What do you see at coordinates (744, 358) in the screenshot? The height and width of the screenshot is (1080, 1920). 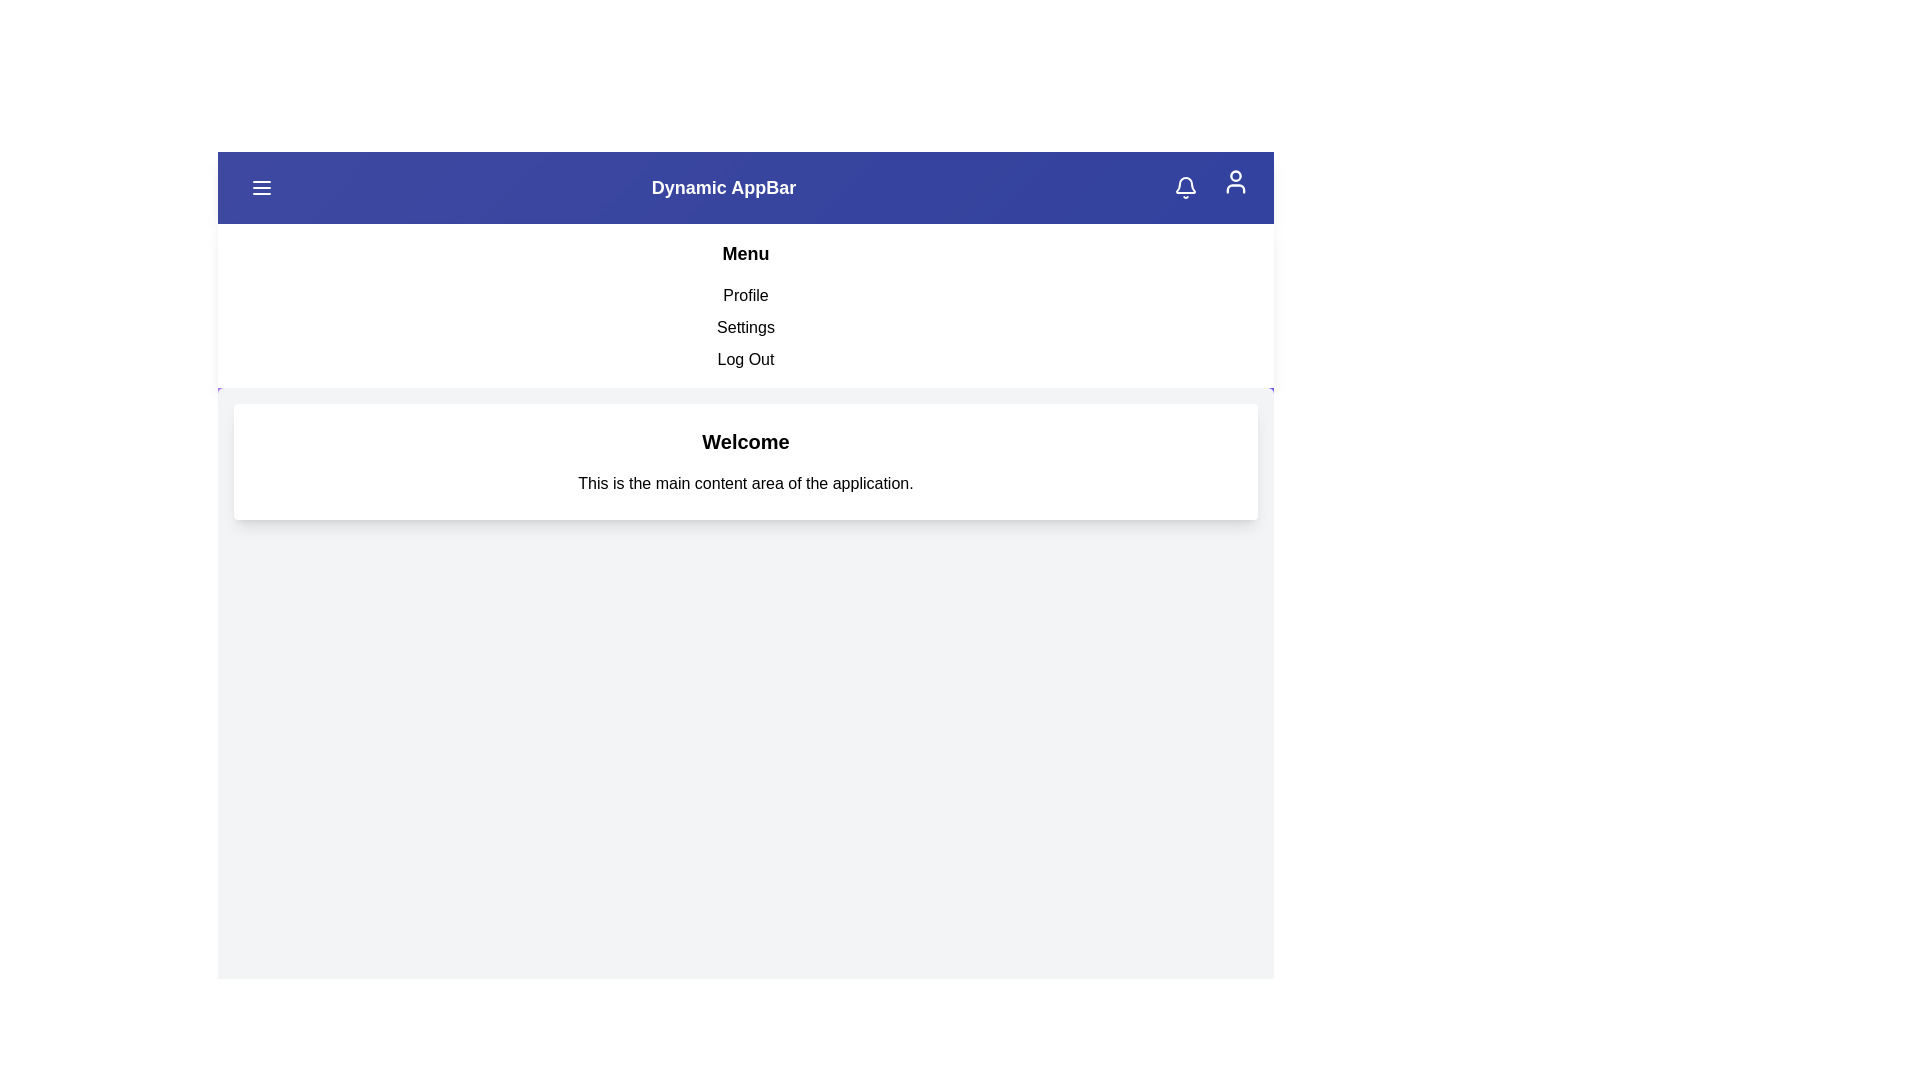 I see `the menu item Log Out to navigate to its respective section` at bounding box center [744, 358].